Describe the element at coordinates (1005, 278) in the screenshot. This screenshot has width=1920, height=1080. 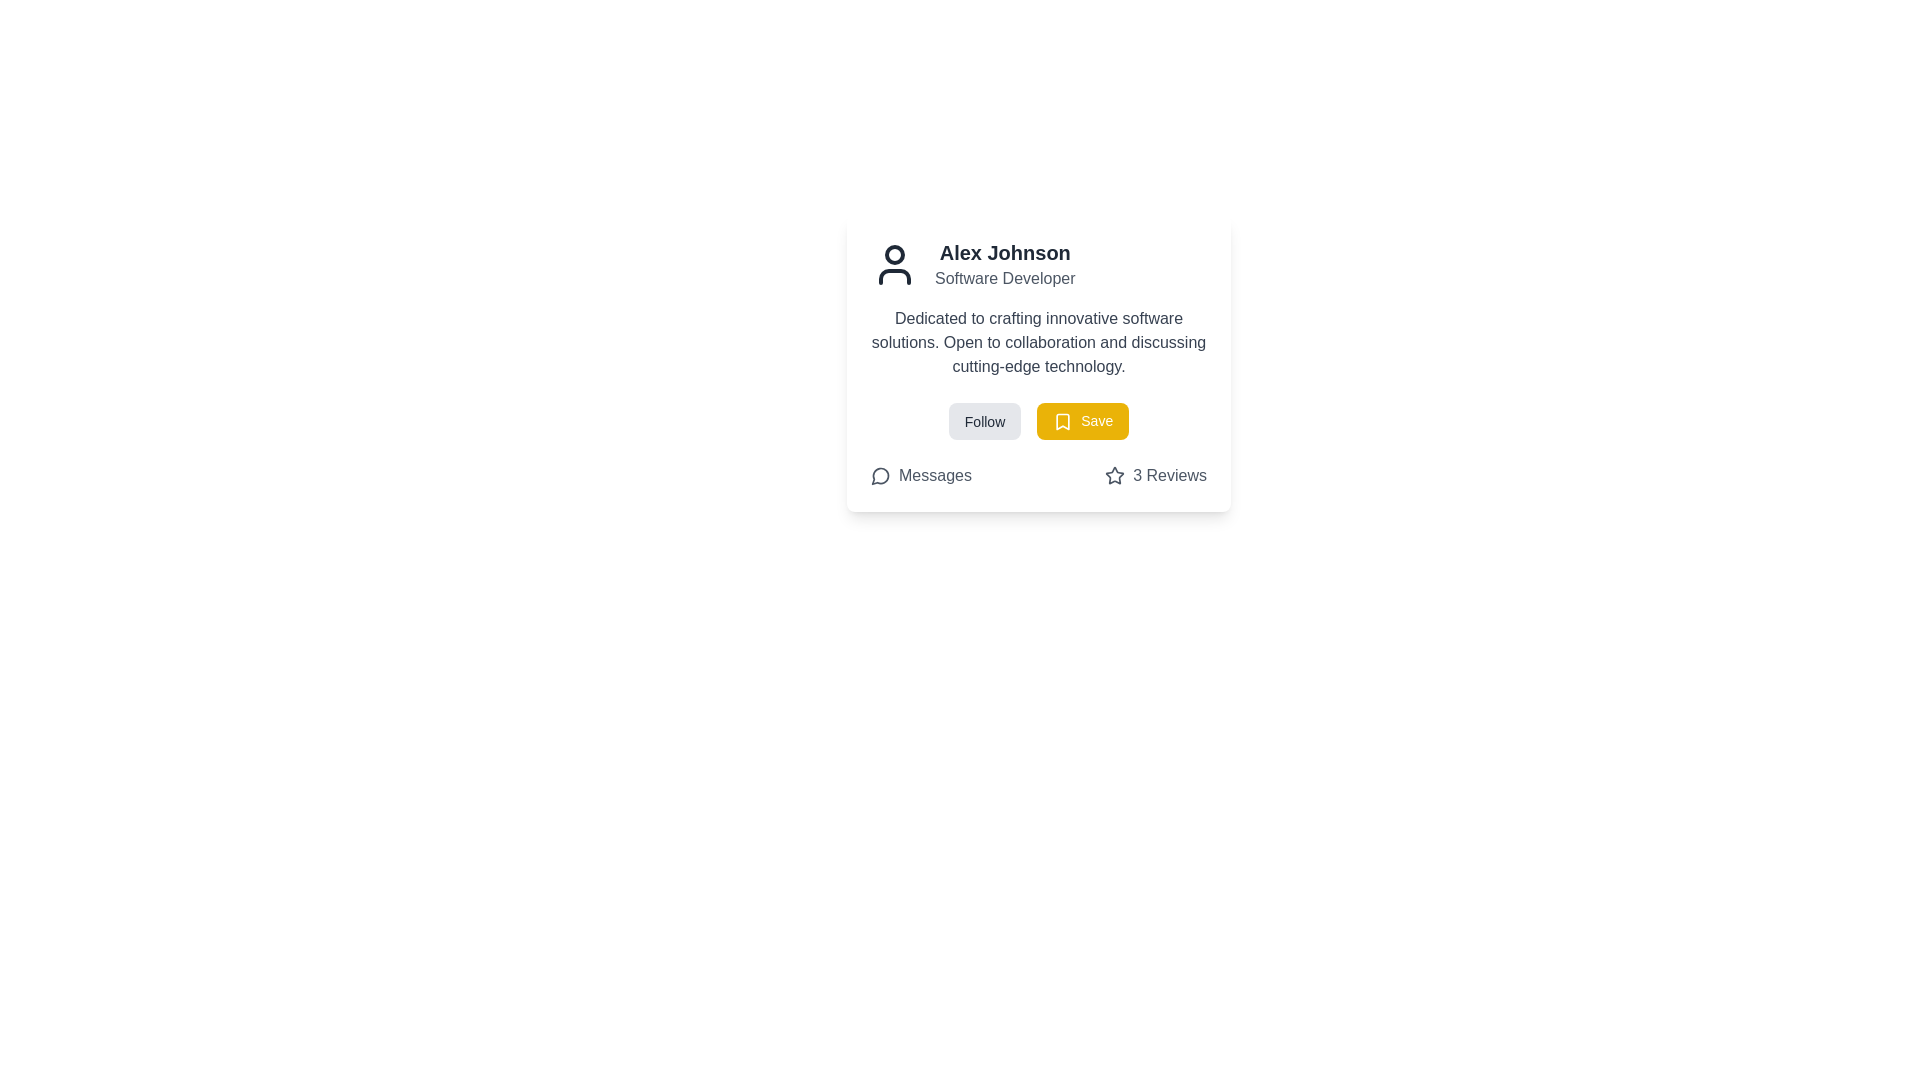
I see `the text label indicating the professional designation below 'Alex Johnson' in the upper central area of the card` at that location.